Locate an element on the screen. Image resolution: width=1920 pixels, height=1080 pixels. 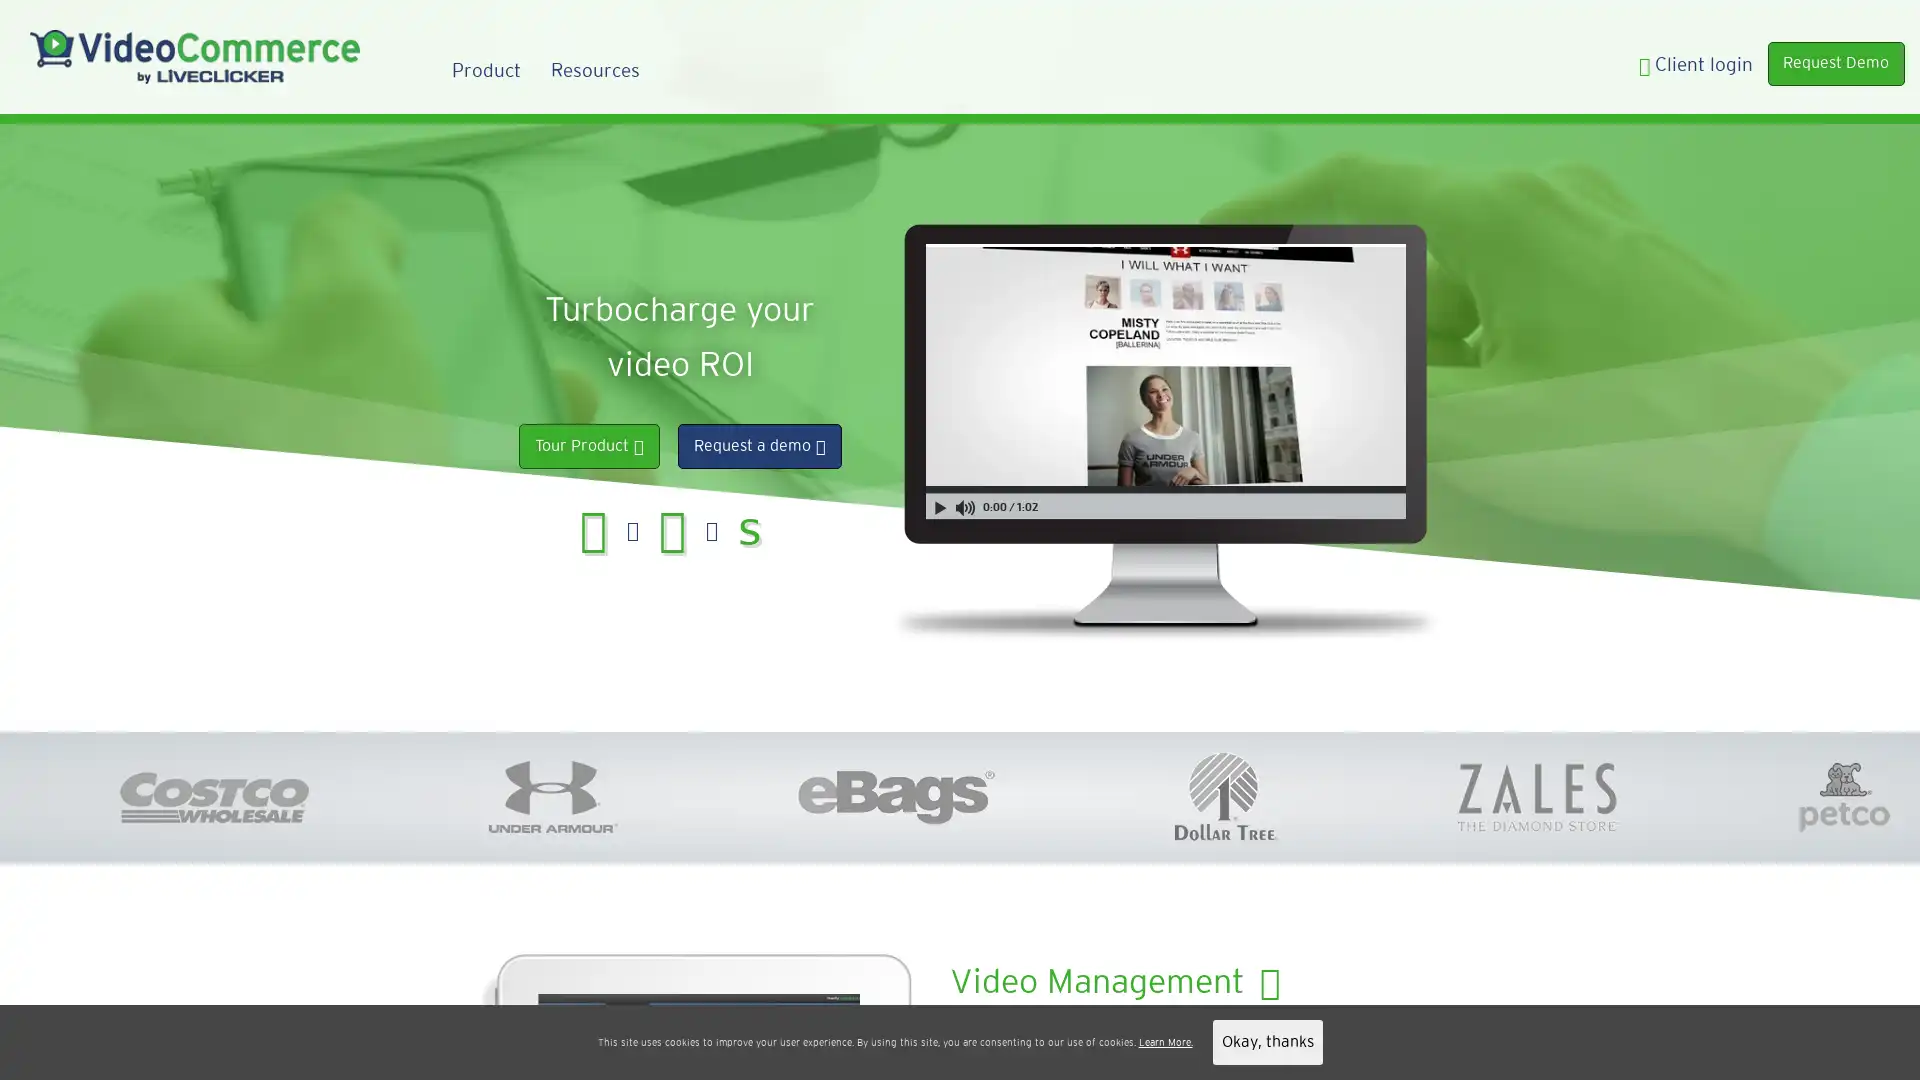
Request a demo is located at coordinates (757, 444).